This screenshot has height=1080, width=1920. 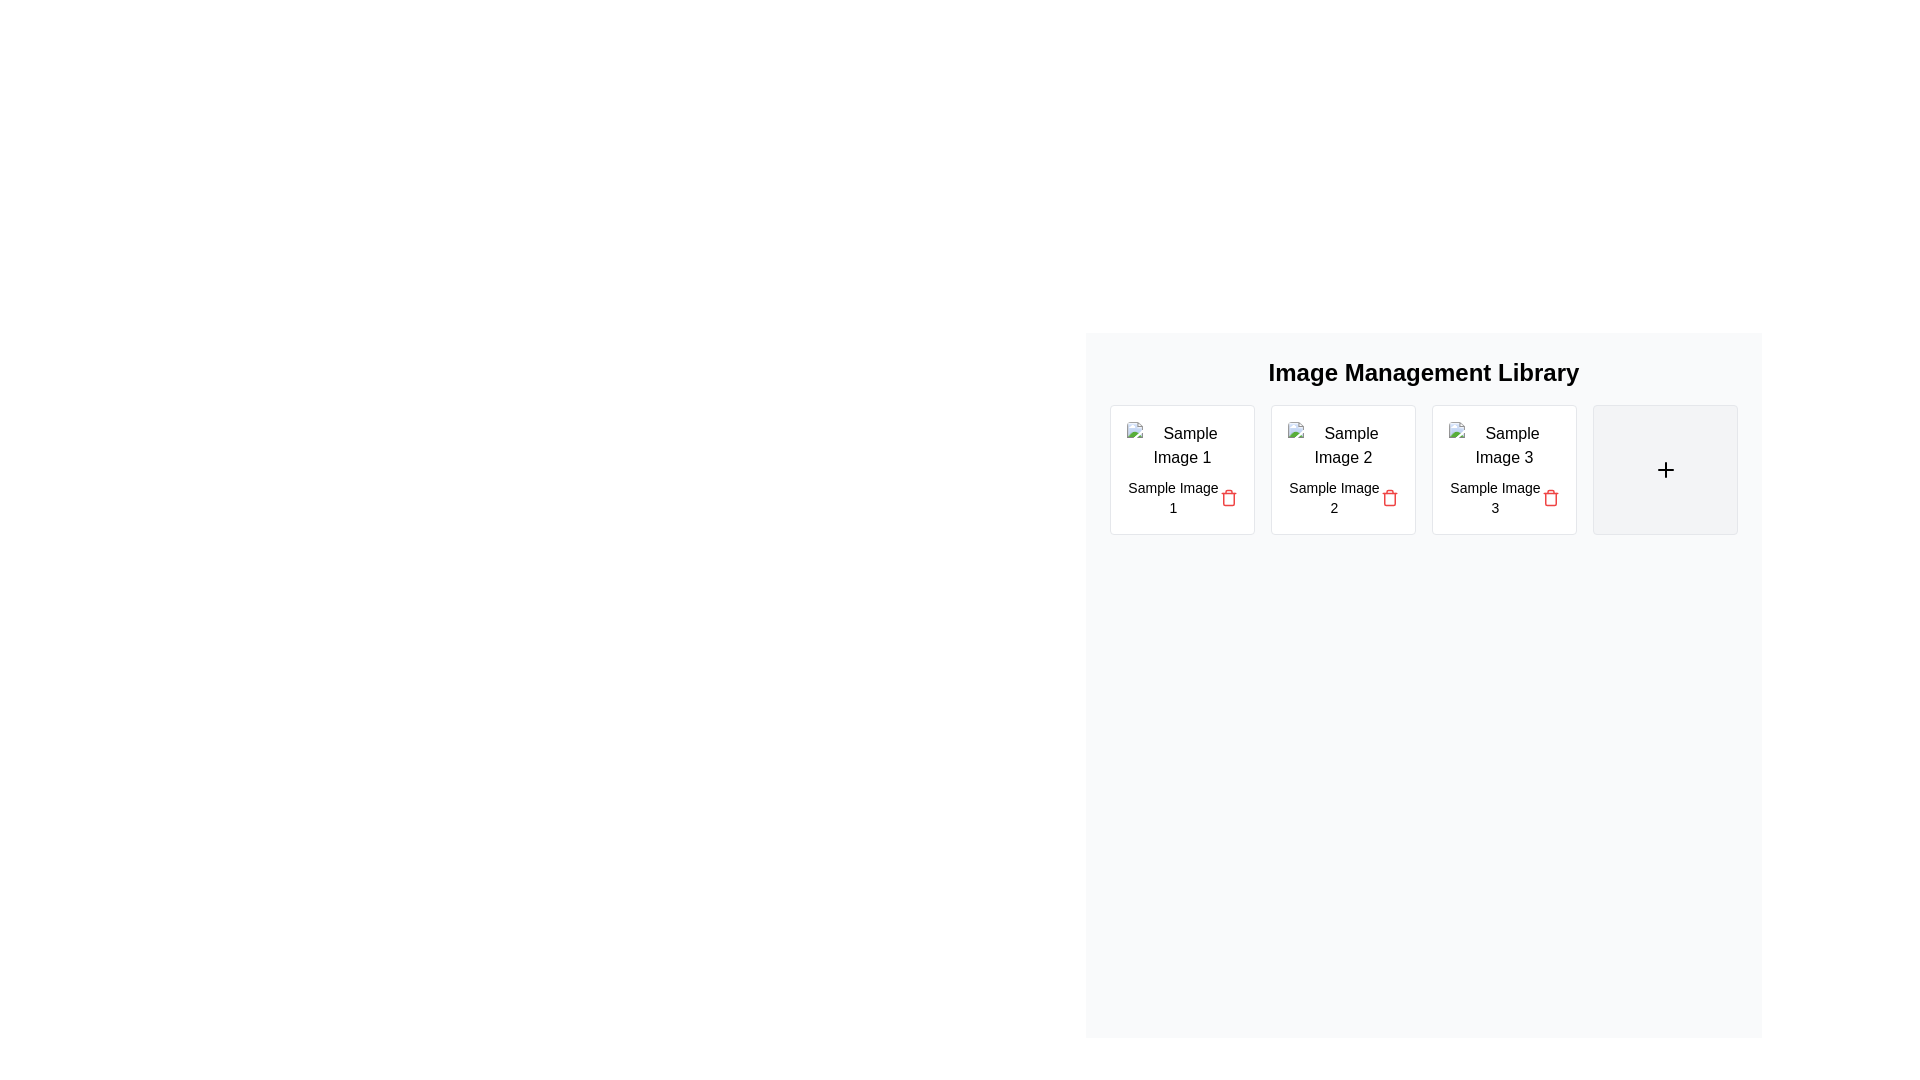 I want to click on the Text label located in the top-left section of the grid layout within the 'Image Management Library' interface, so click(x=1173, y=496).